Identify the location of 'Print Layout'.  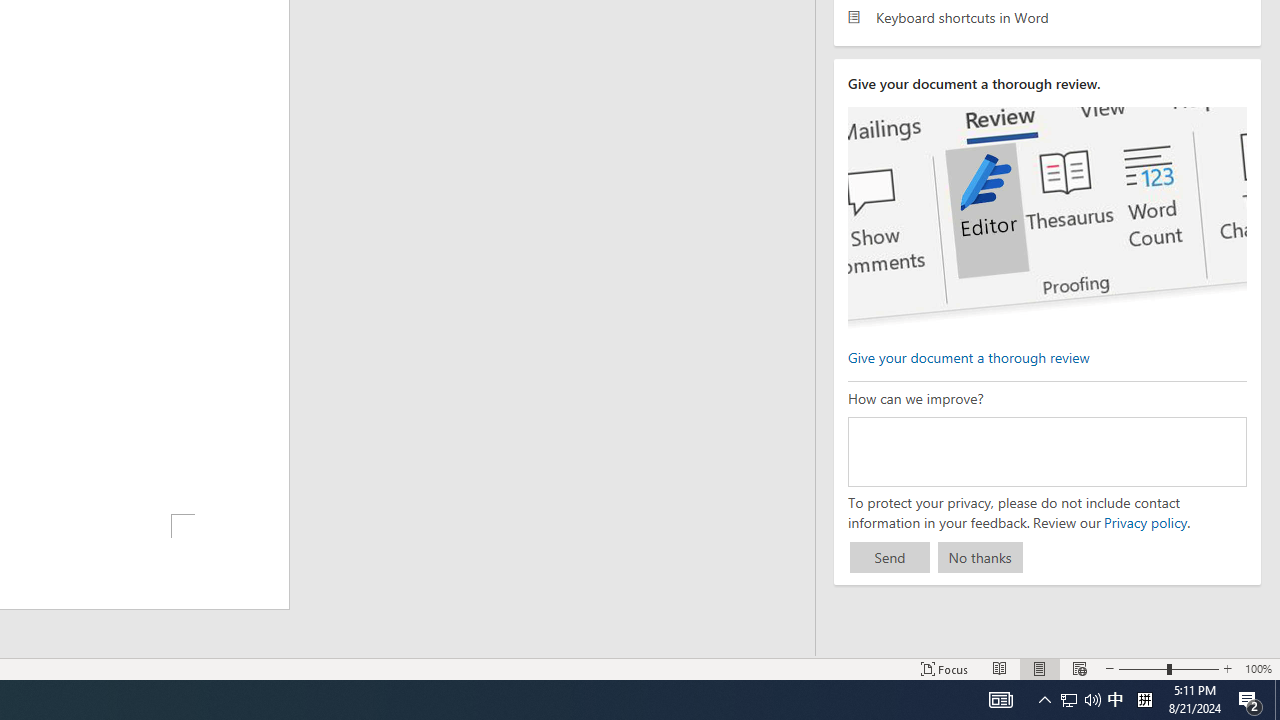
(1040, 669).